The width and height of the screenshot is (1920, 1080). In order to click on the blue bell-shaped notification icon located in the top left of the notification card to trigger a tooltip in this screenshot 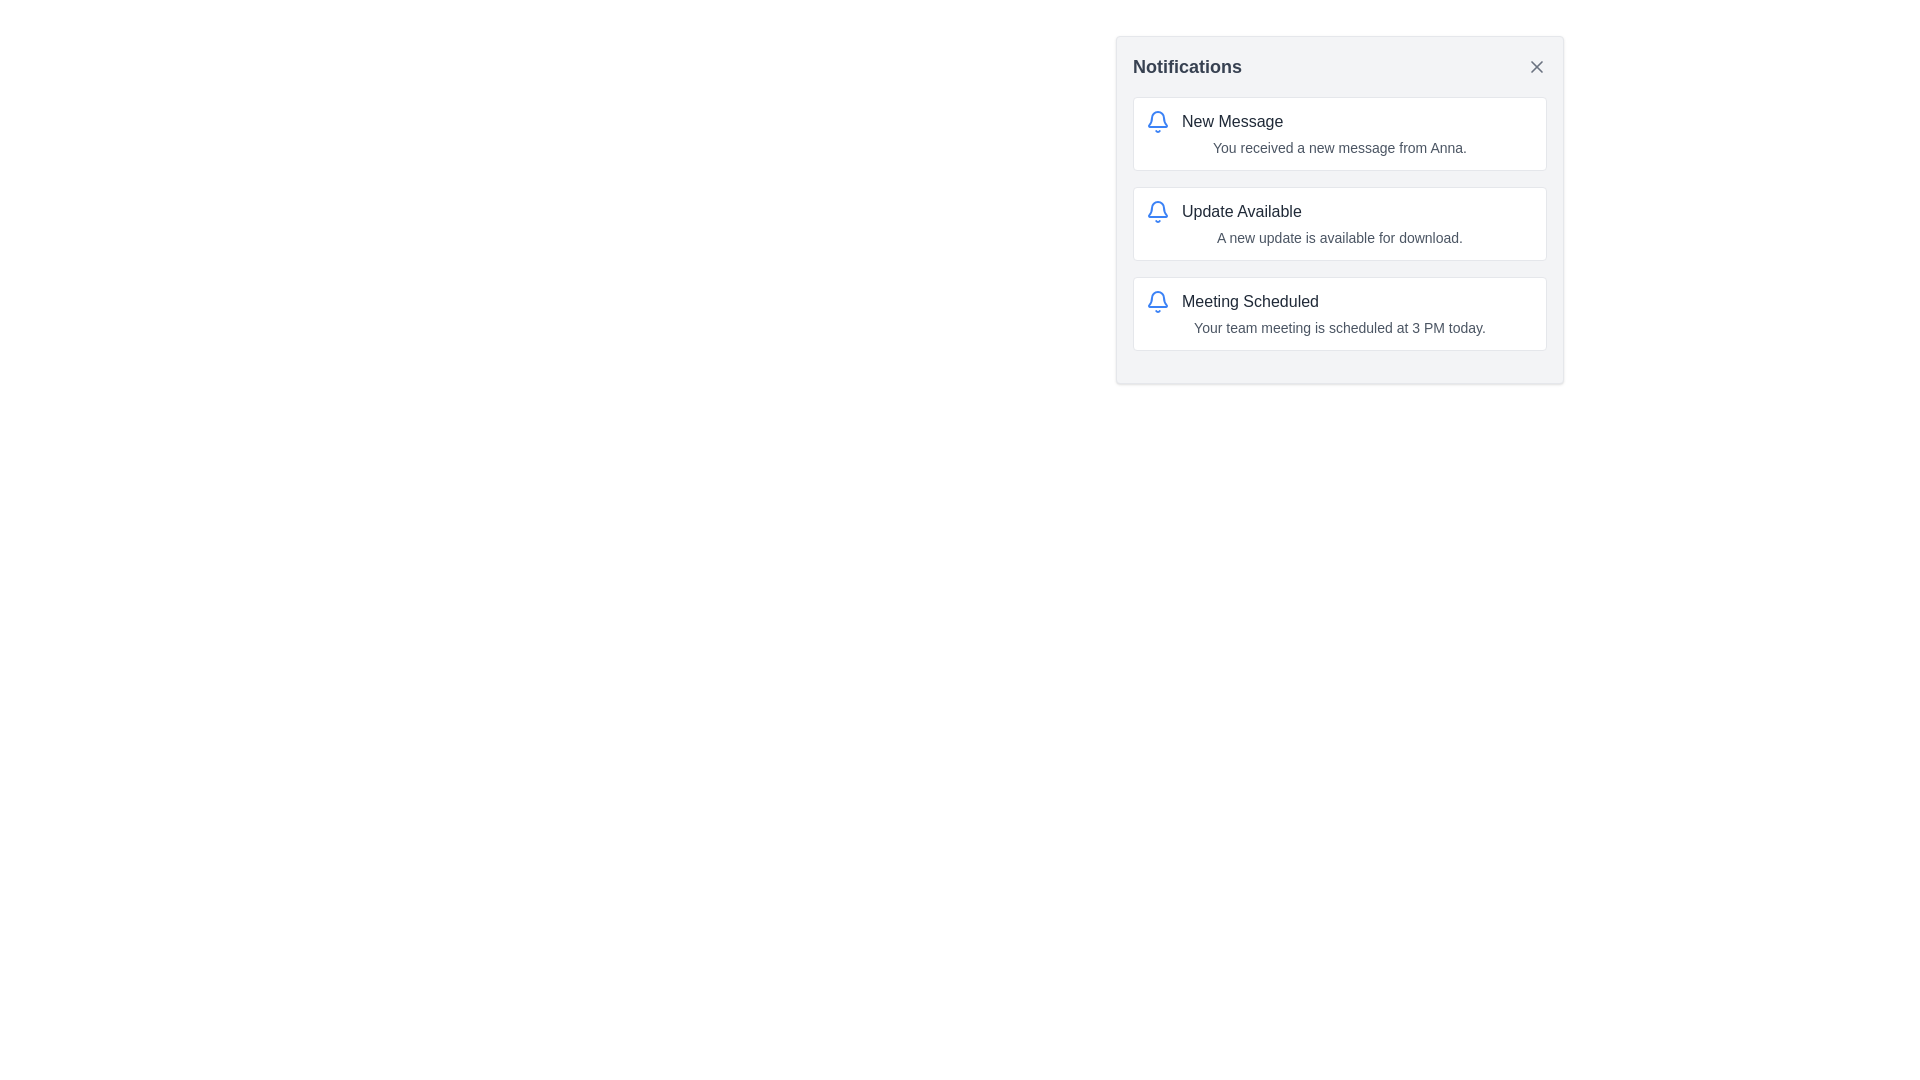, I will do `click(1157, 301)`.